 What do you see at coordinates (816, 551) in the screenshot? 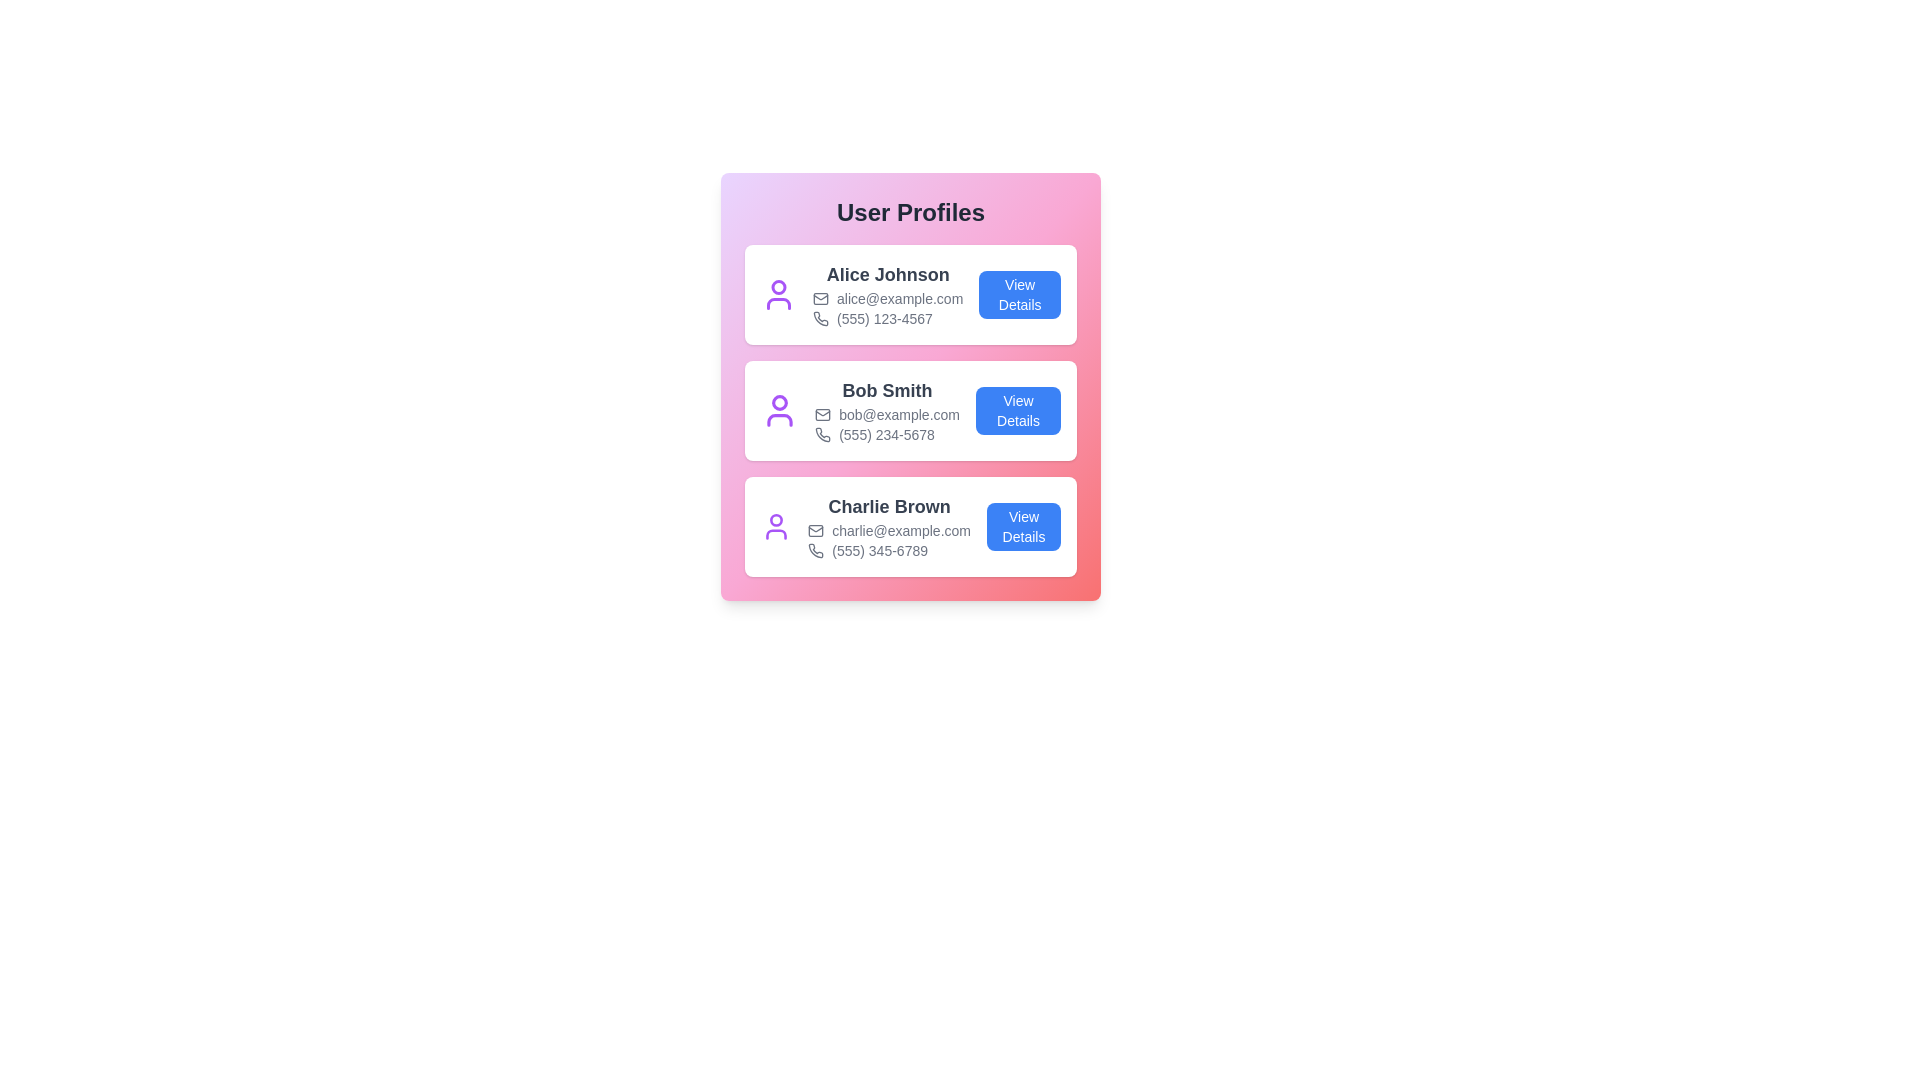
I see `the phone icon for the user Charlie Brown` at bounding box center [816, 551].